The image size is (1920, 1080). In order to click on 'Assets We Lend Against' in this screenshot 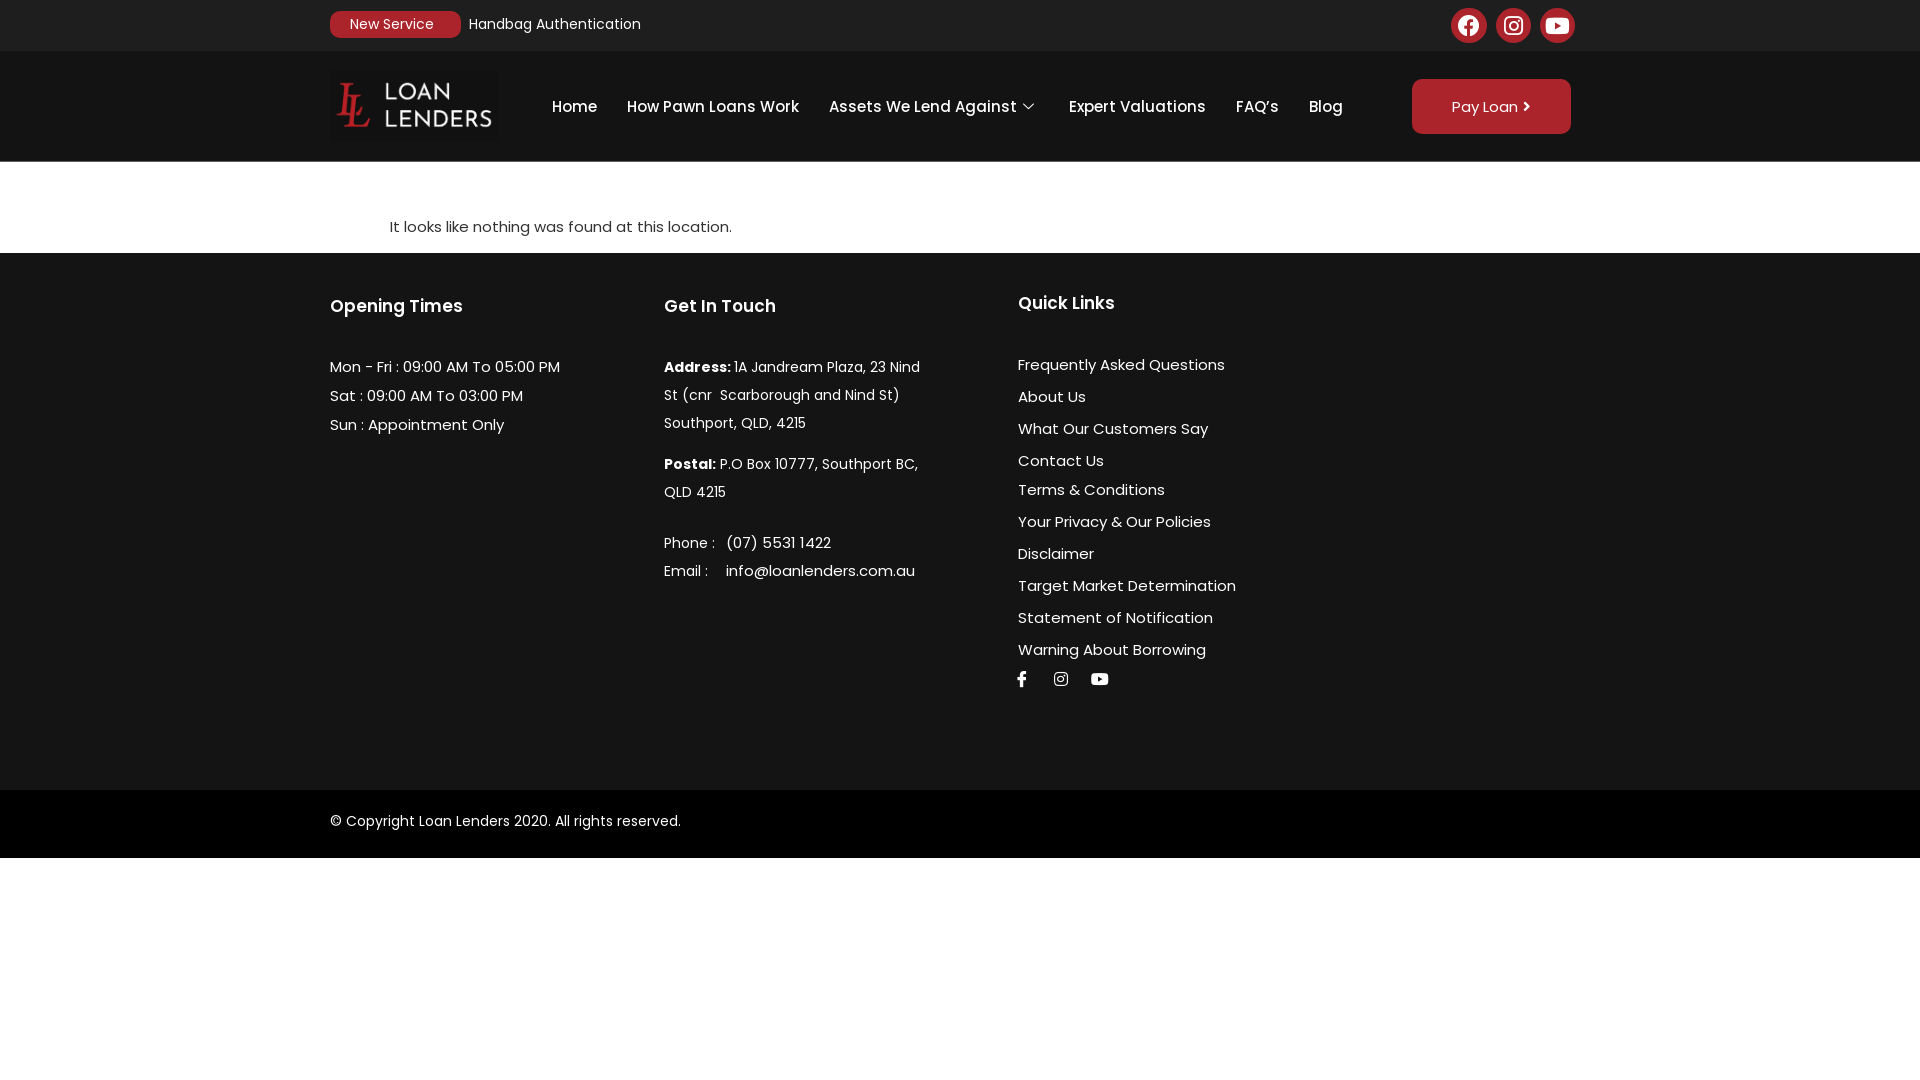, I will do `click(933, 105)`.